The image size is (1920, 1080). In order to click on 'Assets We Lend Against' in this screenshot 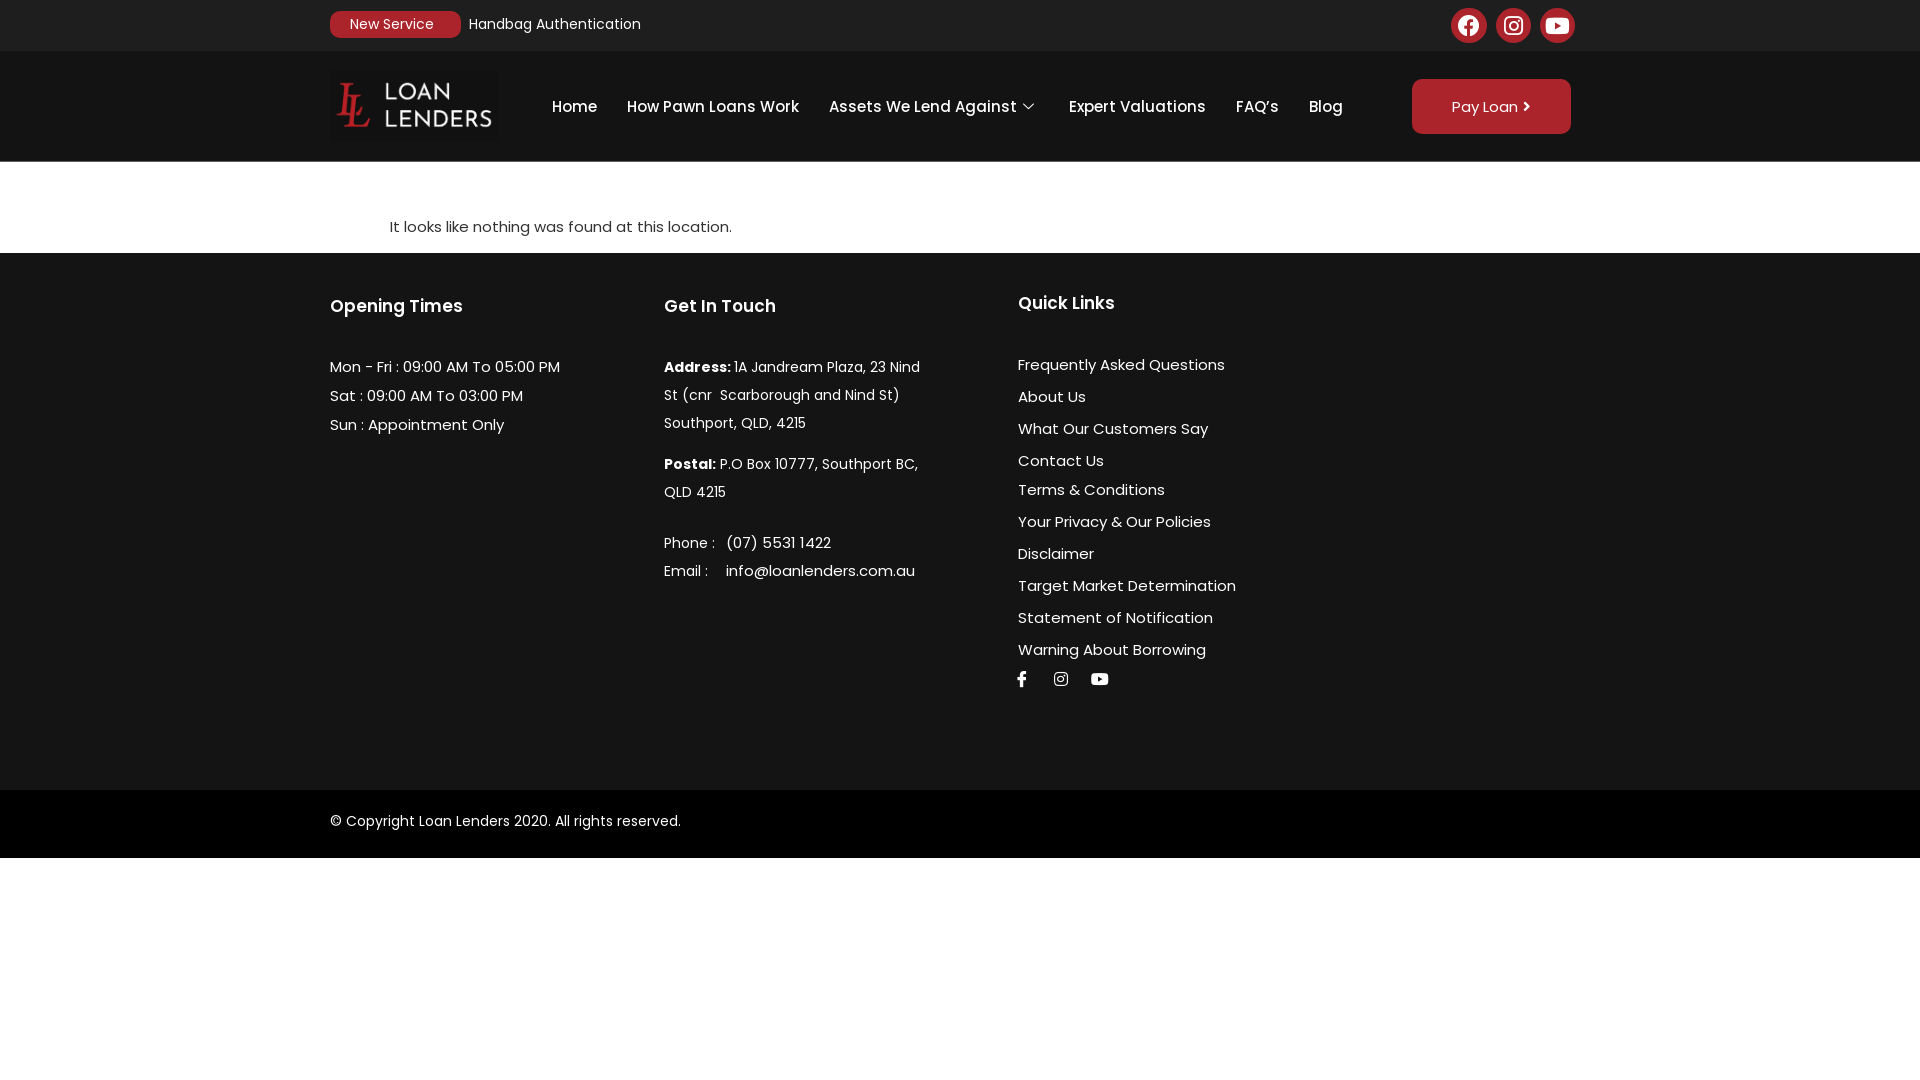, I will do `click(933, 105)`.